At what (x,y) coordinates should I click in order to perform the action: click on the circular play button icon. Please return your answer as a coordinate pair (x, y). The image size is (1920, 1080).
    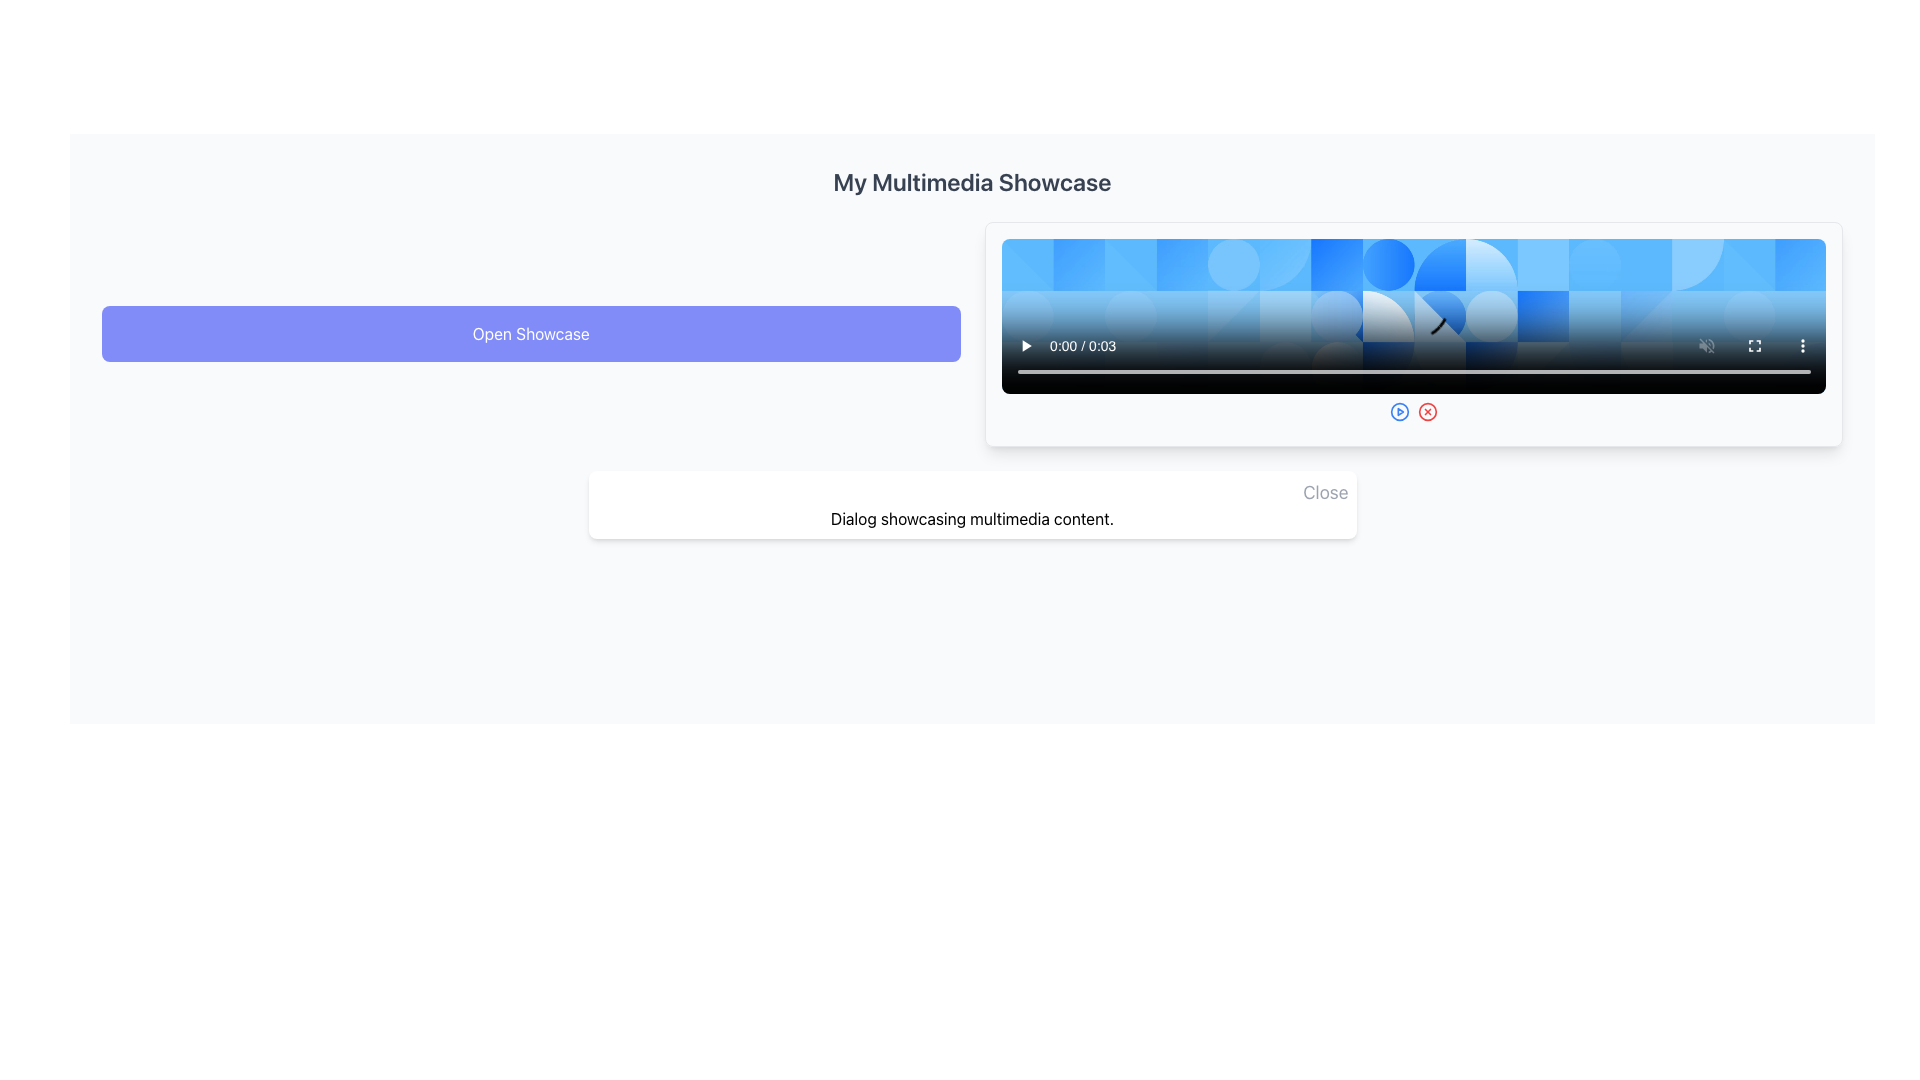
    Looking at the image, I should click on (1398, 410).